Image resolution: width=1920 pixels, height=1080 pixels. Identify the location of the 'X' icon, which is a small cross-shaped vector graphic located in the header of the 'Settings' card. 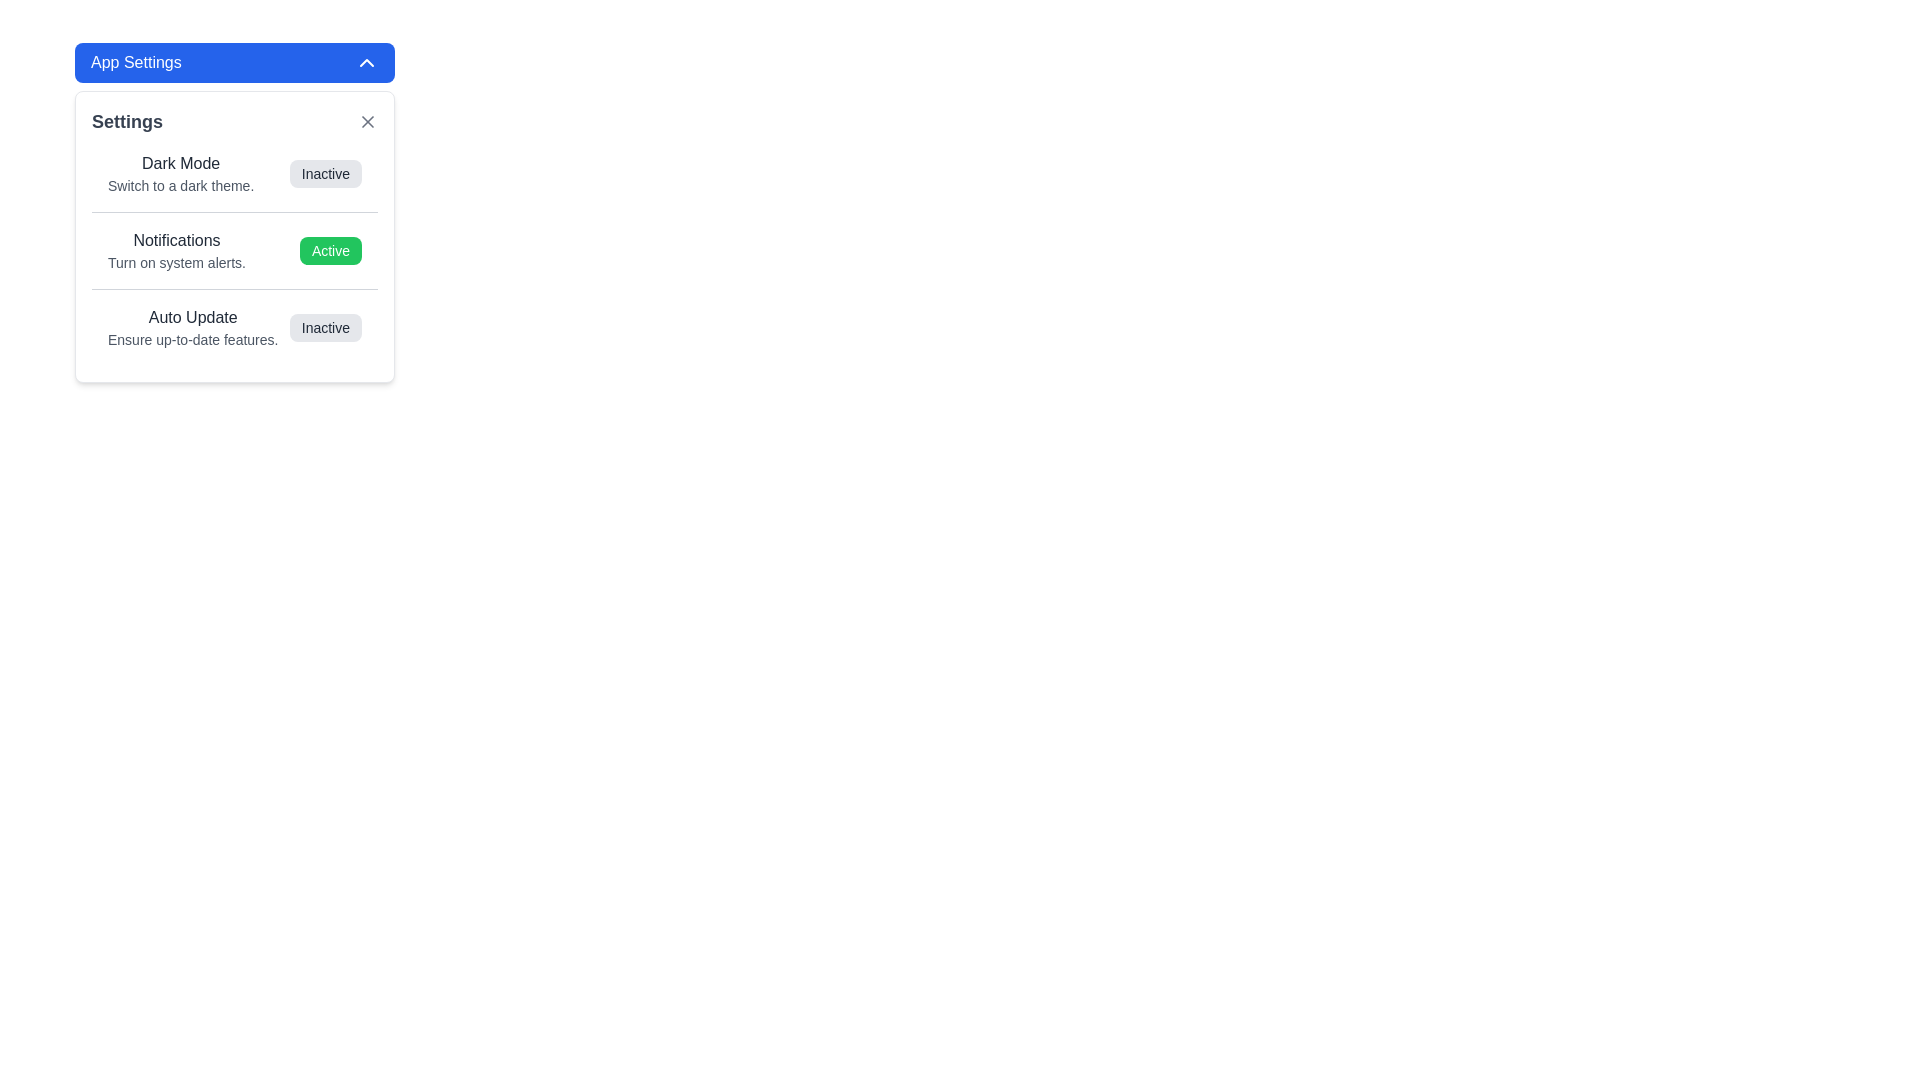
(368, 122).